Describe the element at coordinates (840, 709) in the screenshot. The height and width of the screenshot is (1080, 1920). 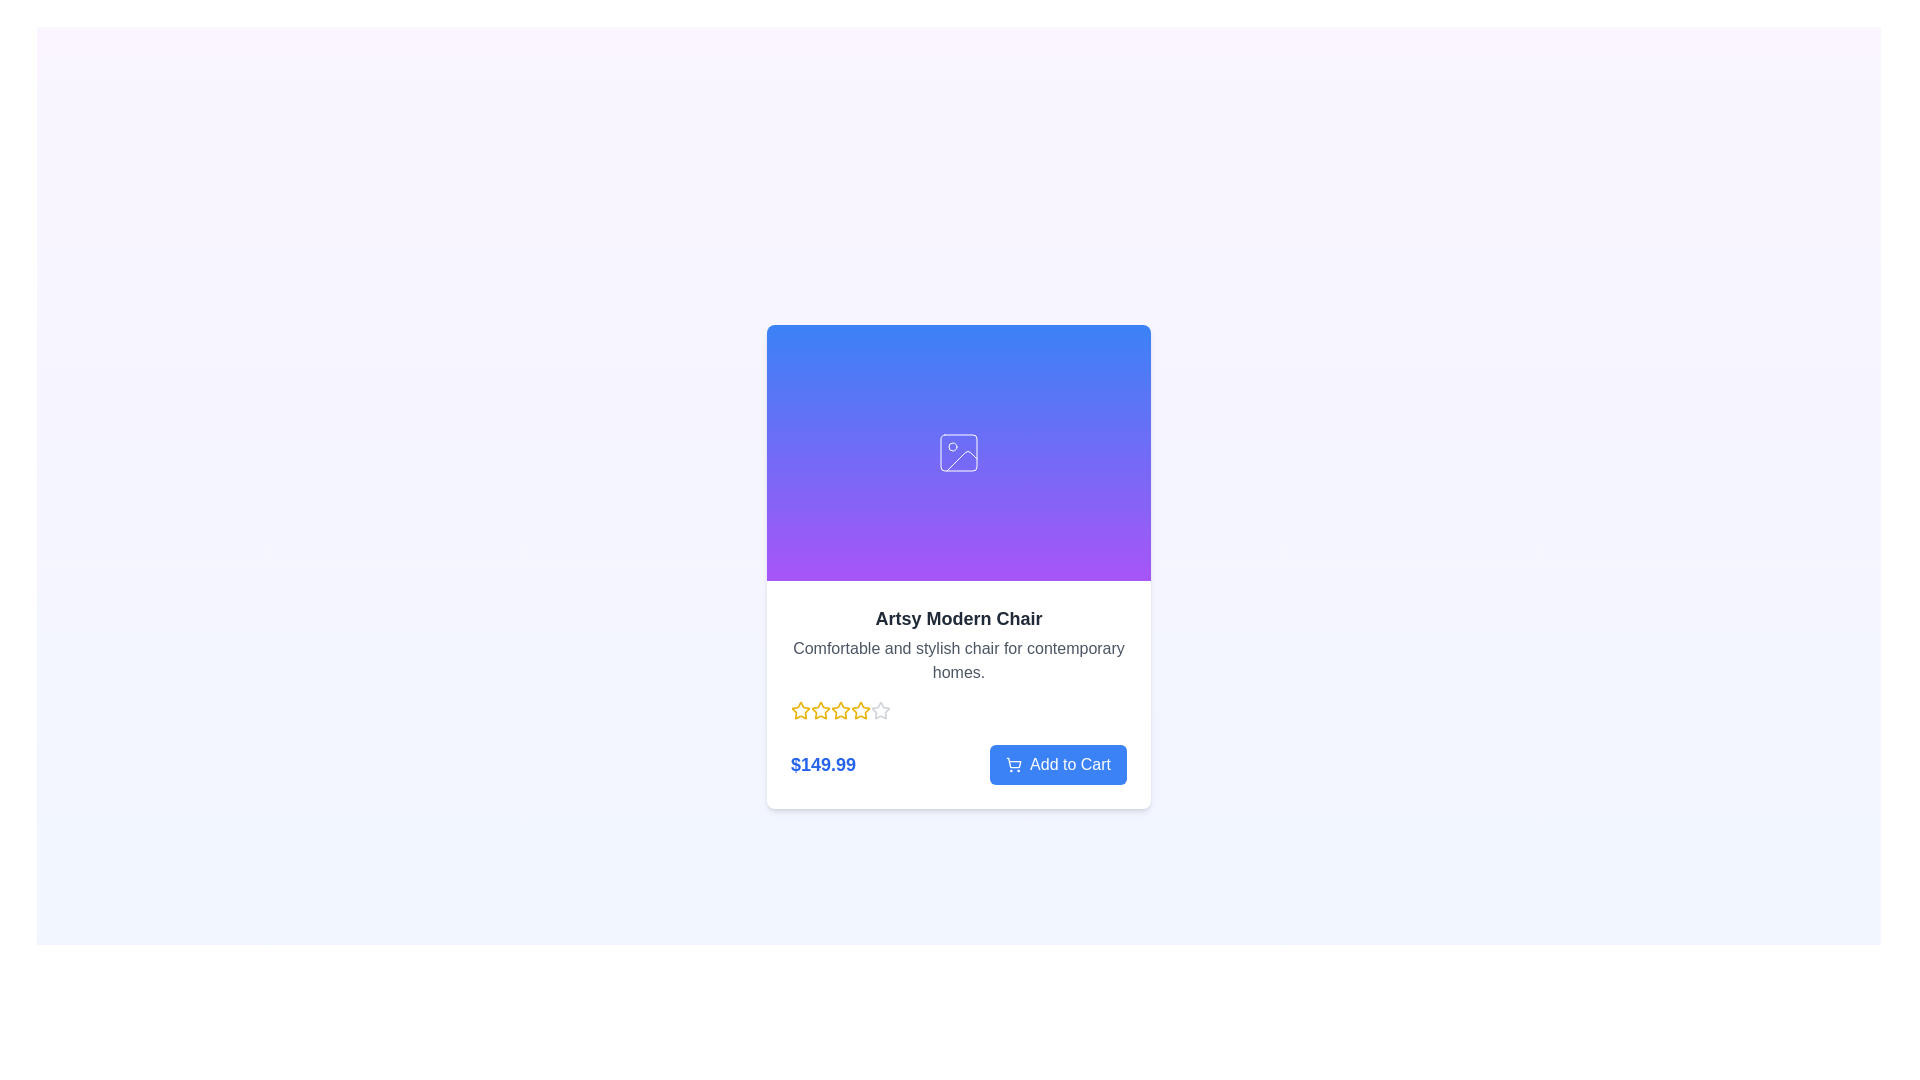
I see `the third yellow star icon with a hollow center in the horizontal row of rating stars located below the product title and description` at that location.